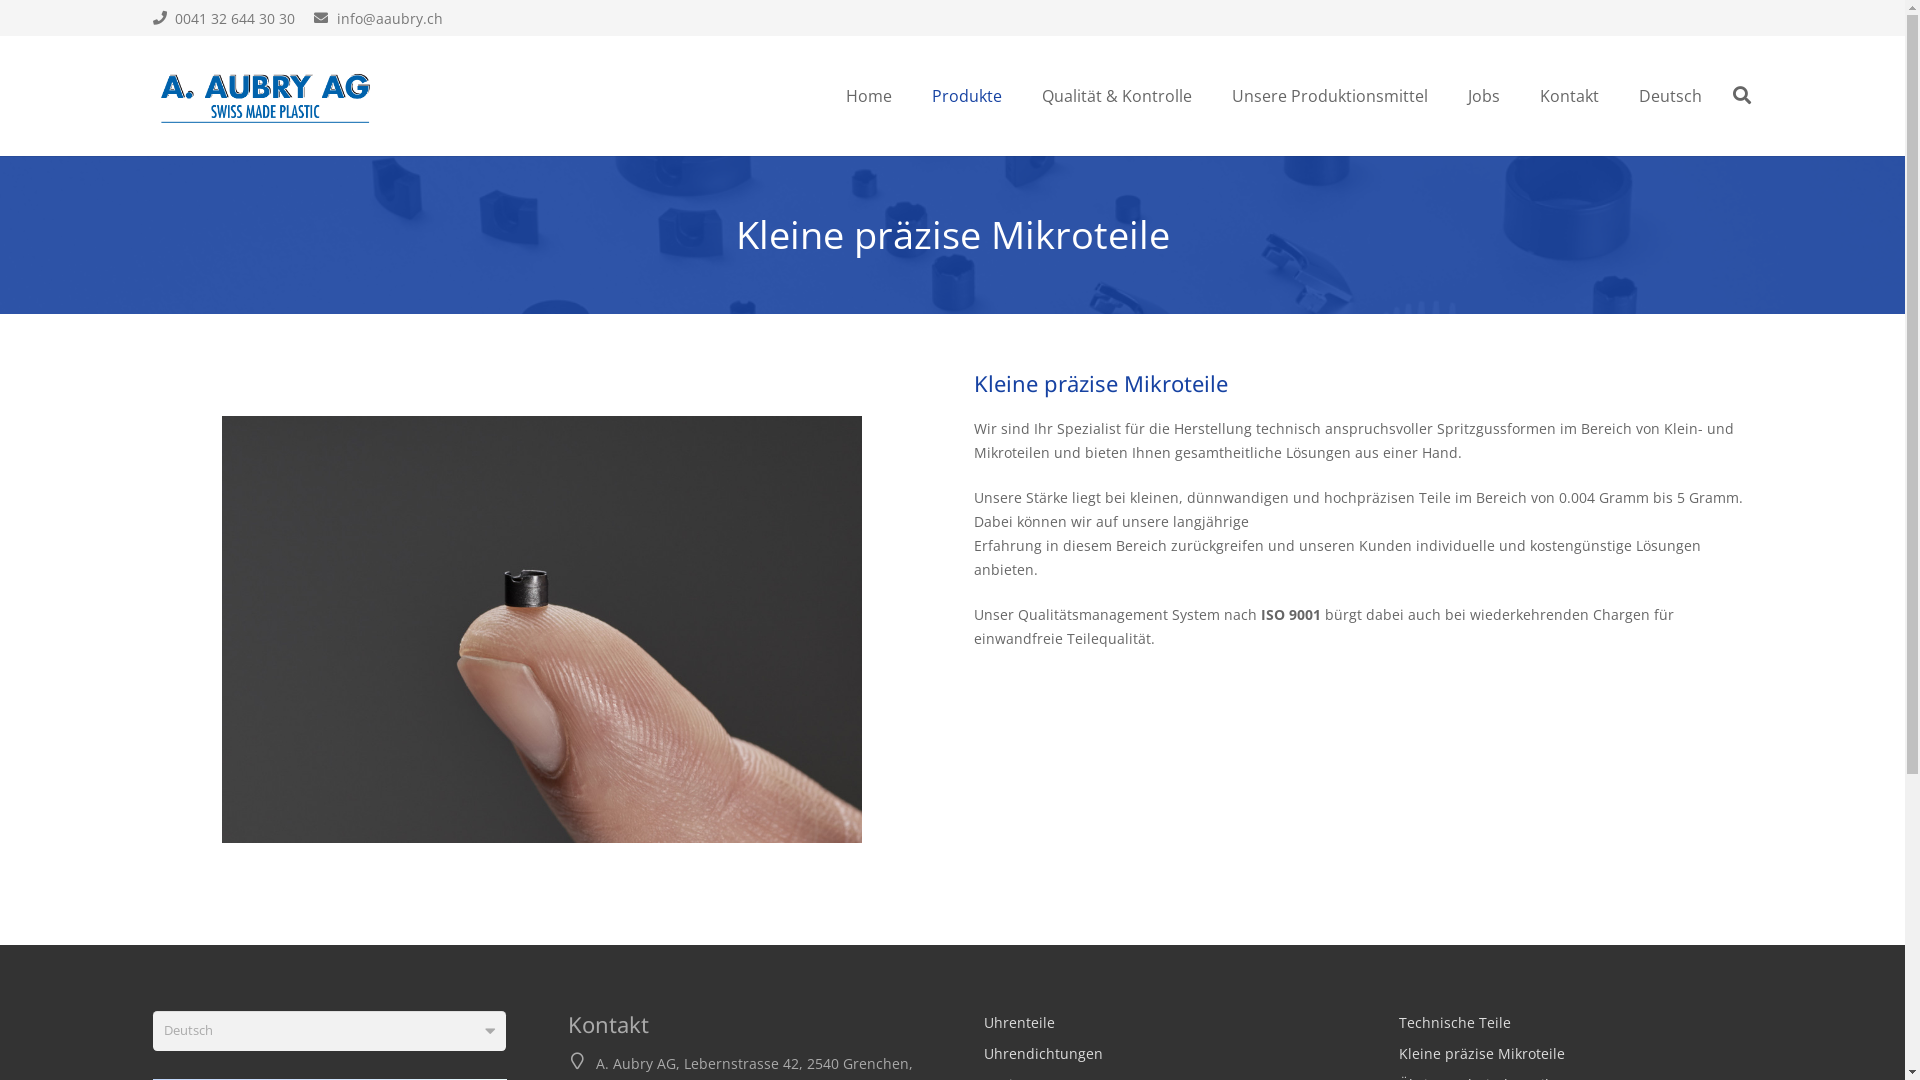 The height and width of the screenshot is (1080, 1920). What do you see at coordinates (1454, 1022) in the screenshot?
I see `'Technische Teile'` at bounding box center [1454, 1022].